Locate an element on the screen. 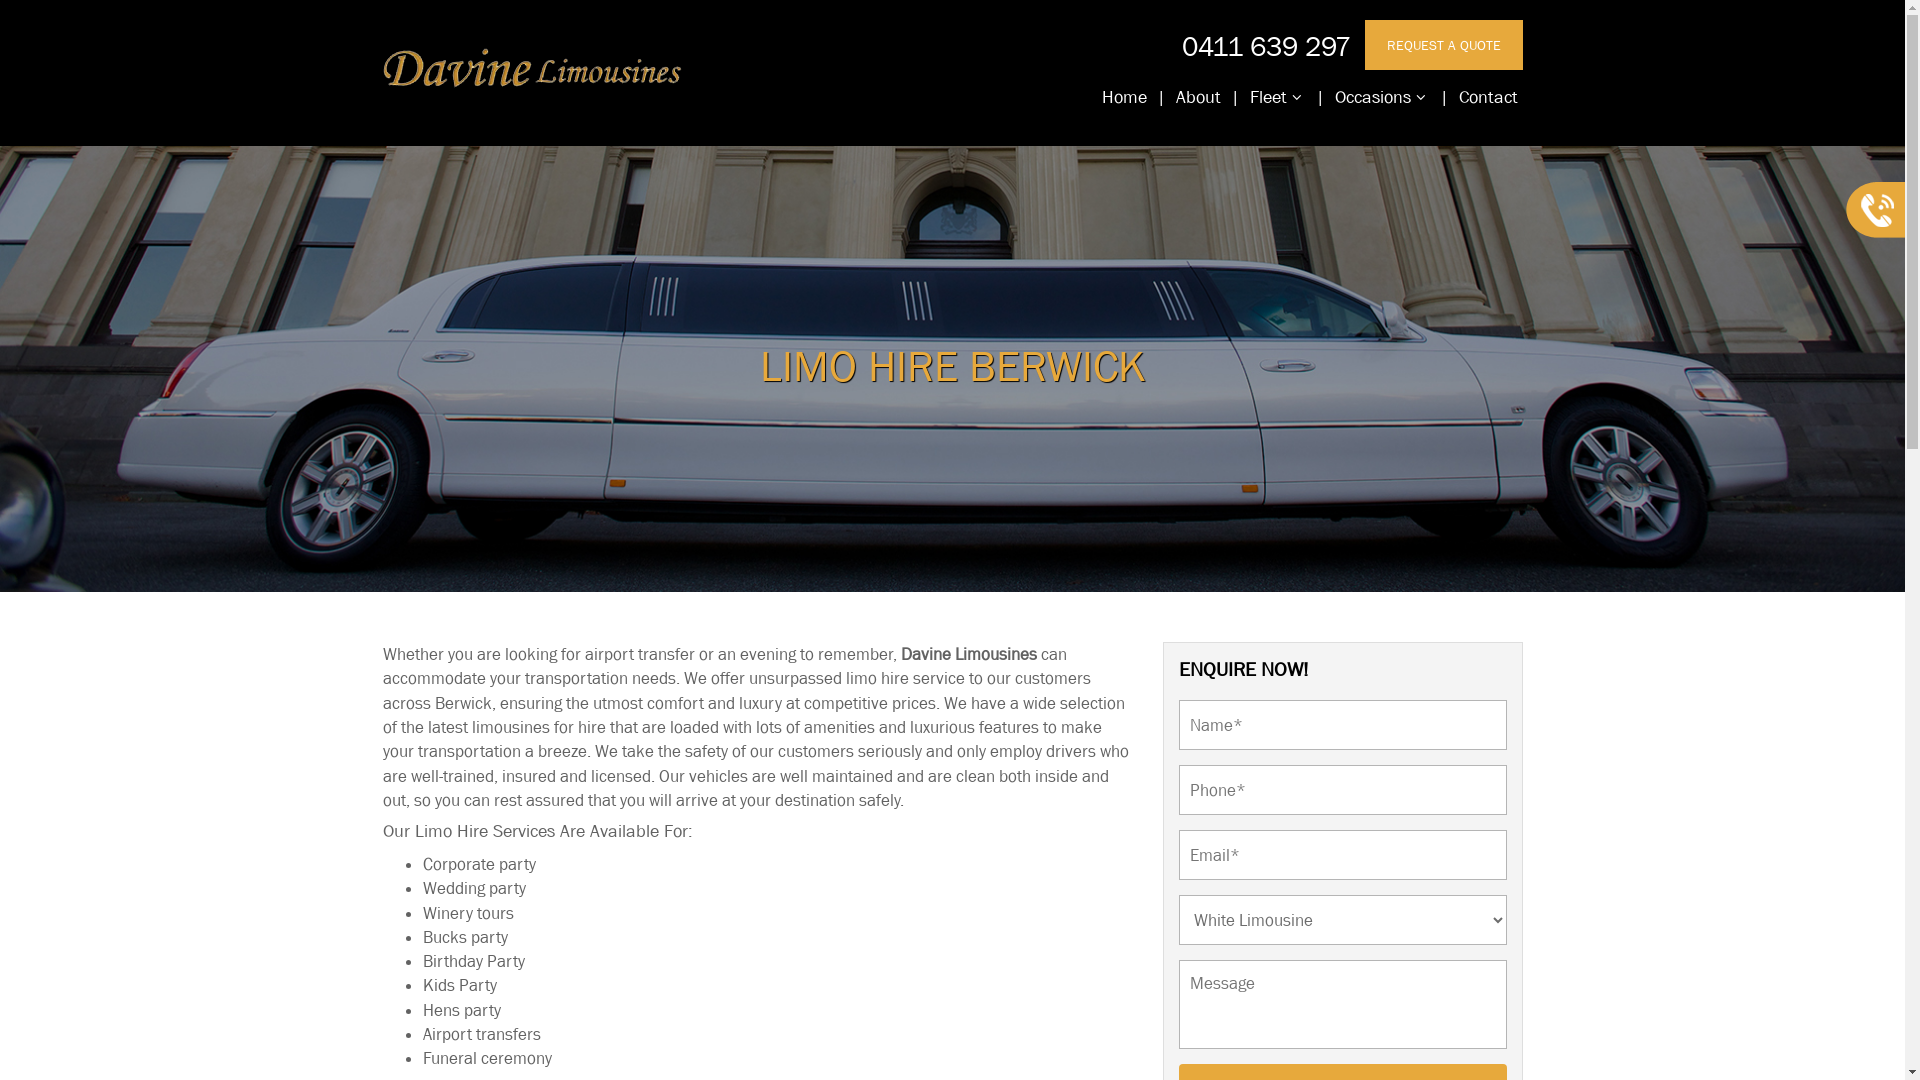 The height and width of the screenshot is (1080, 1920). 'Fleet' is located at coordinates (1274, 97).